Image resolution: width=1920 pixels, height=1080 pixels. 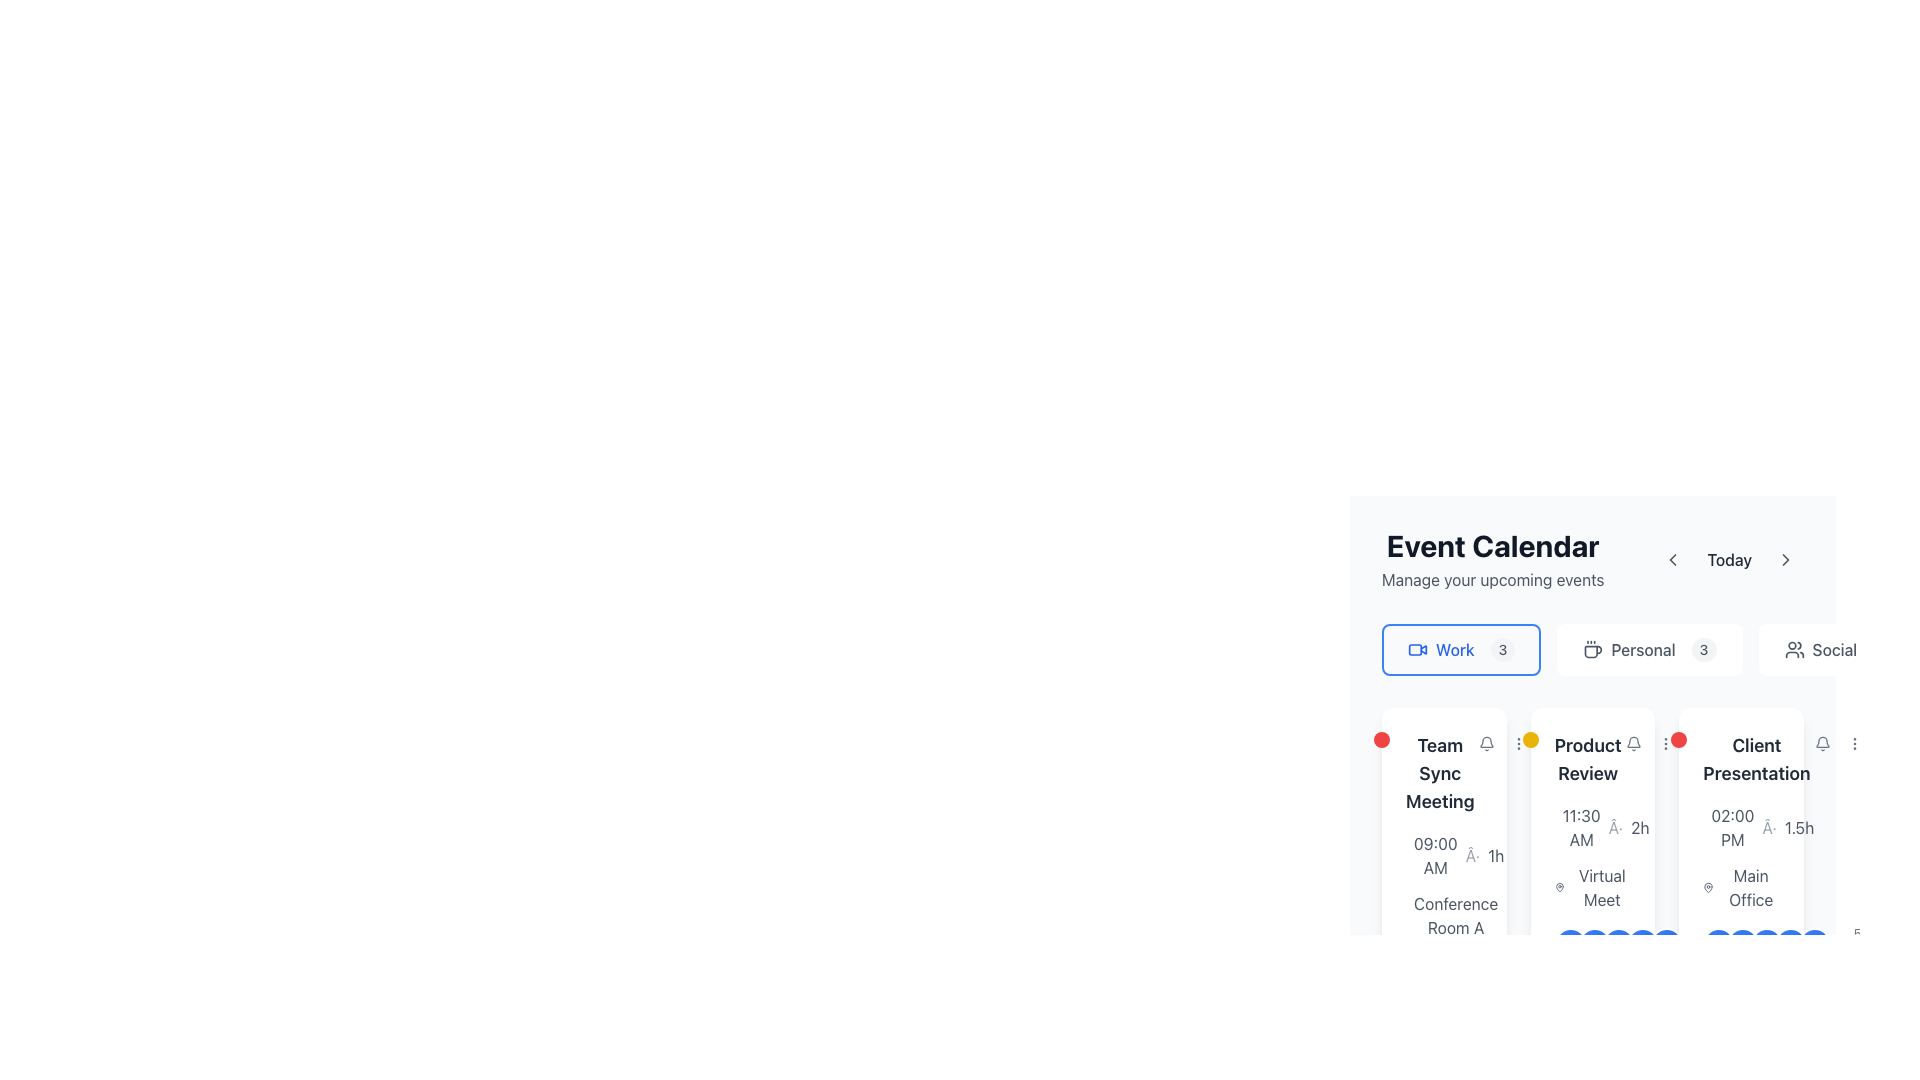 What do you see at coordinates (1649, 744) in the screenshot?
I see `the bell icon in the horizontal group of clickable icons located in the top-right corner of the 'Product Review' card` at bounding box center [1649, 744].